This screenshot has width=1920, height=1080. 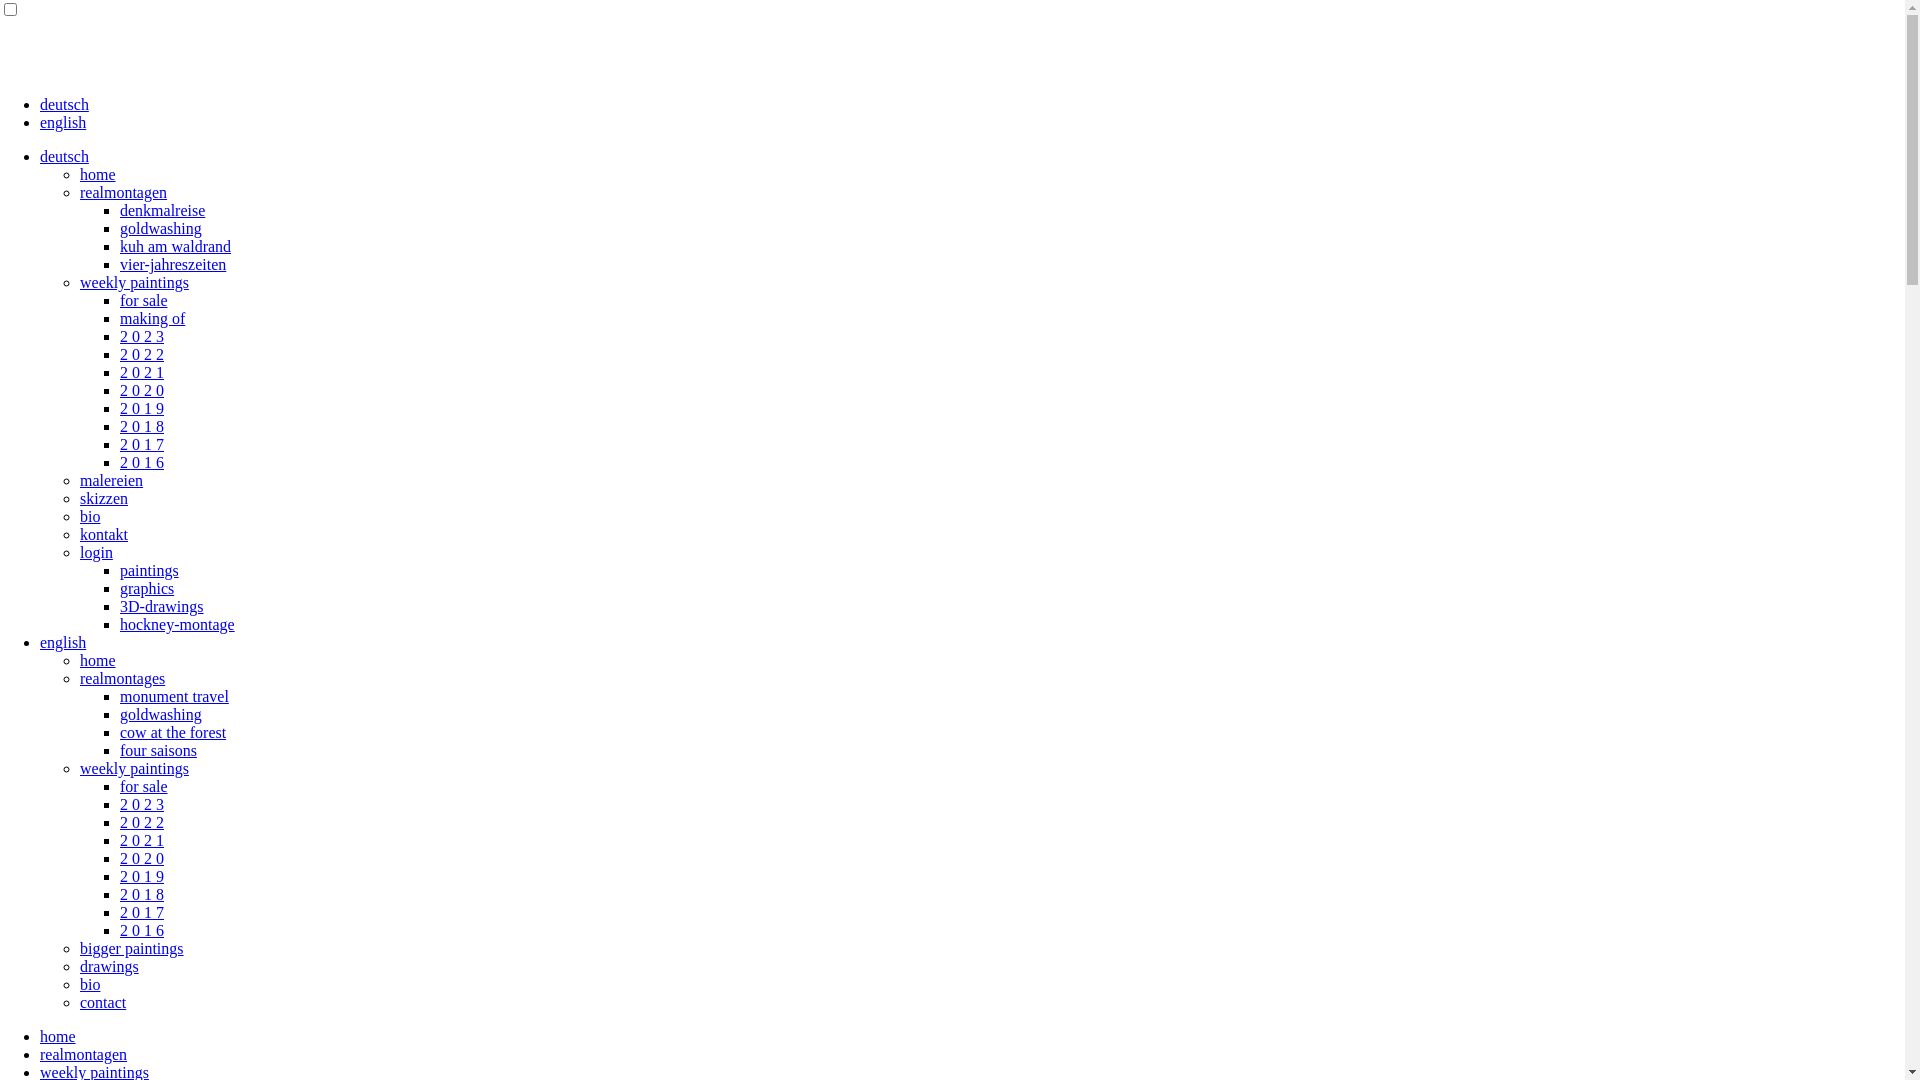 I want to click on 'english', so click(x=62, y=642).